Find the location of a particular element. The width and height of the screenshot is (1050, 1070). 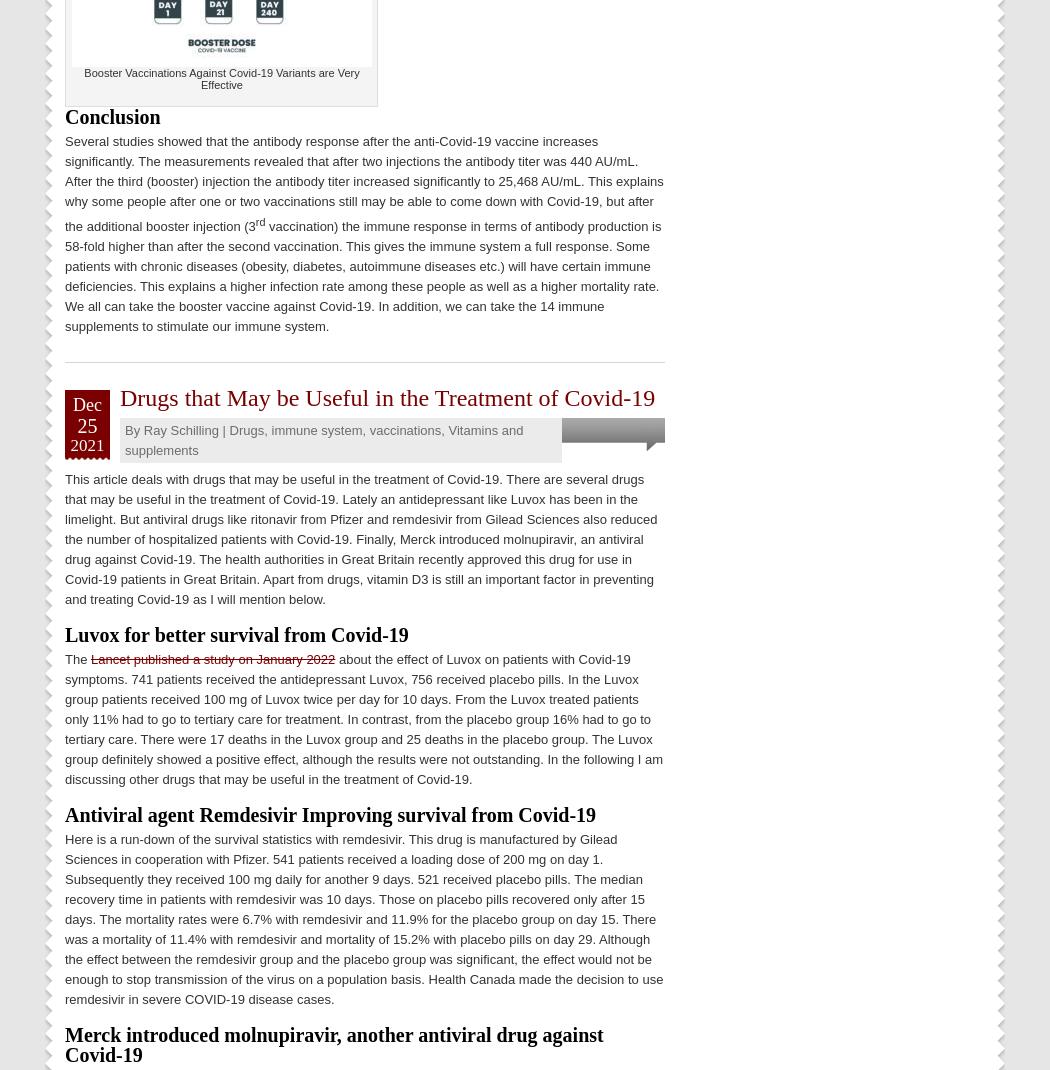

'2021' is located at coordinates (87, 443).